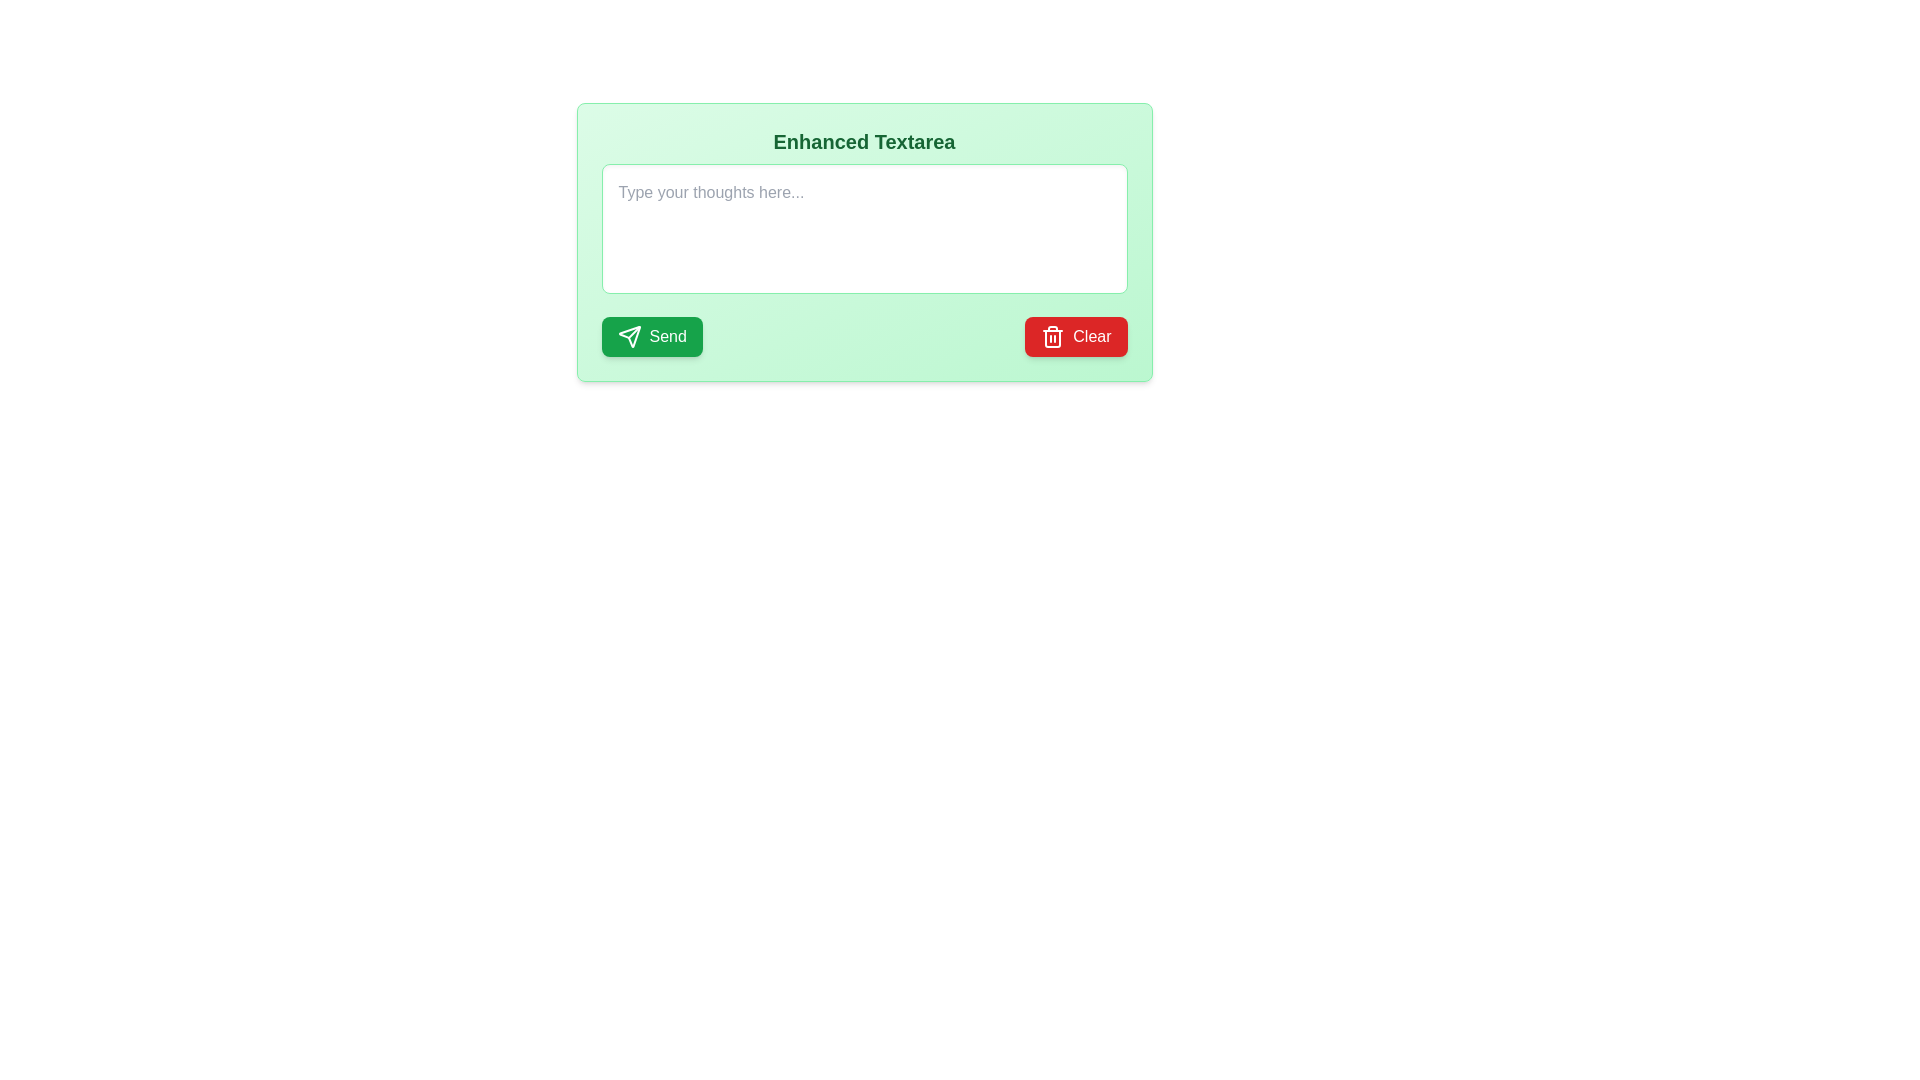 The height and width of the screenshot is (1080, 1920). What do you see at coordinates (652, 335) in the screenshot?
I see `the green 'Send' button with white text and a paper plane icon` at bounding box center [652, 335].